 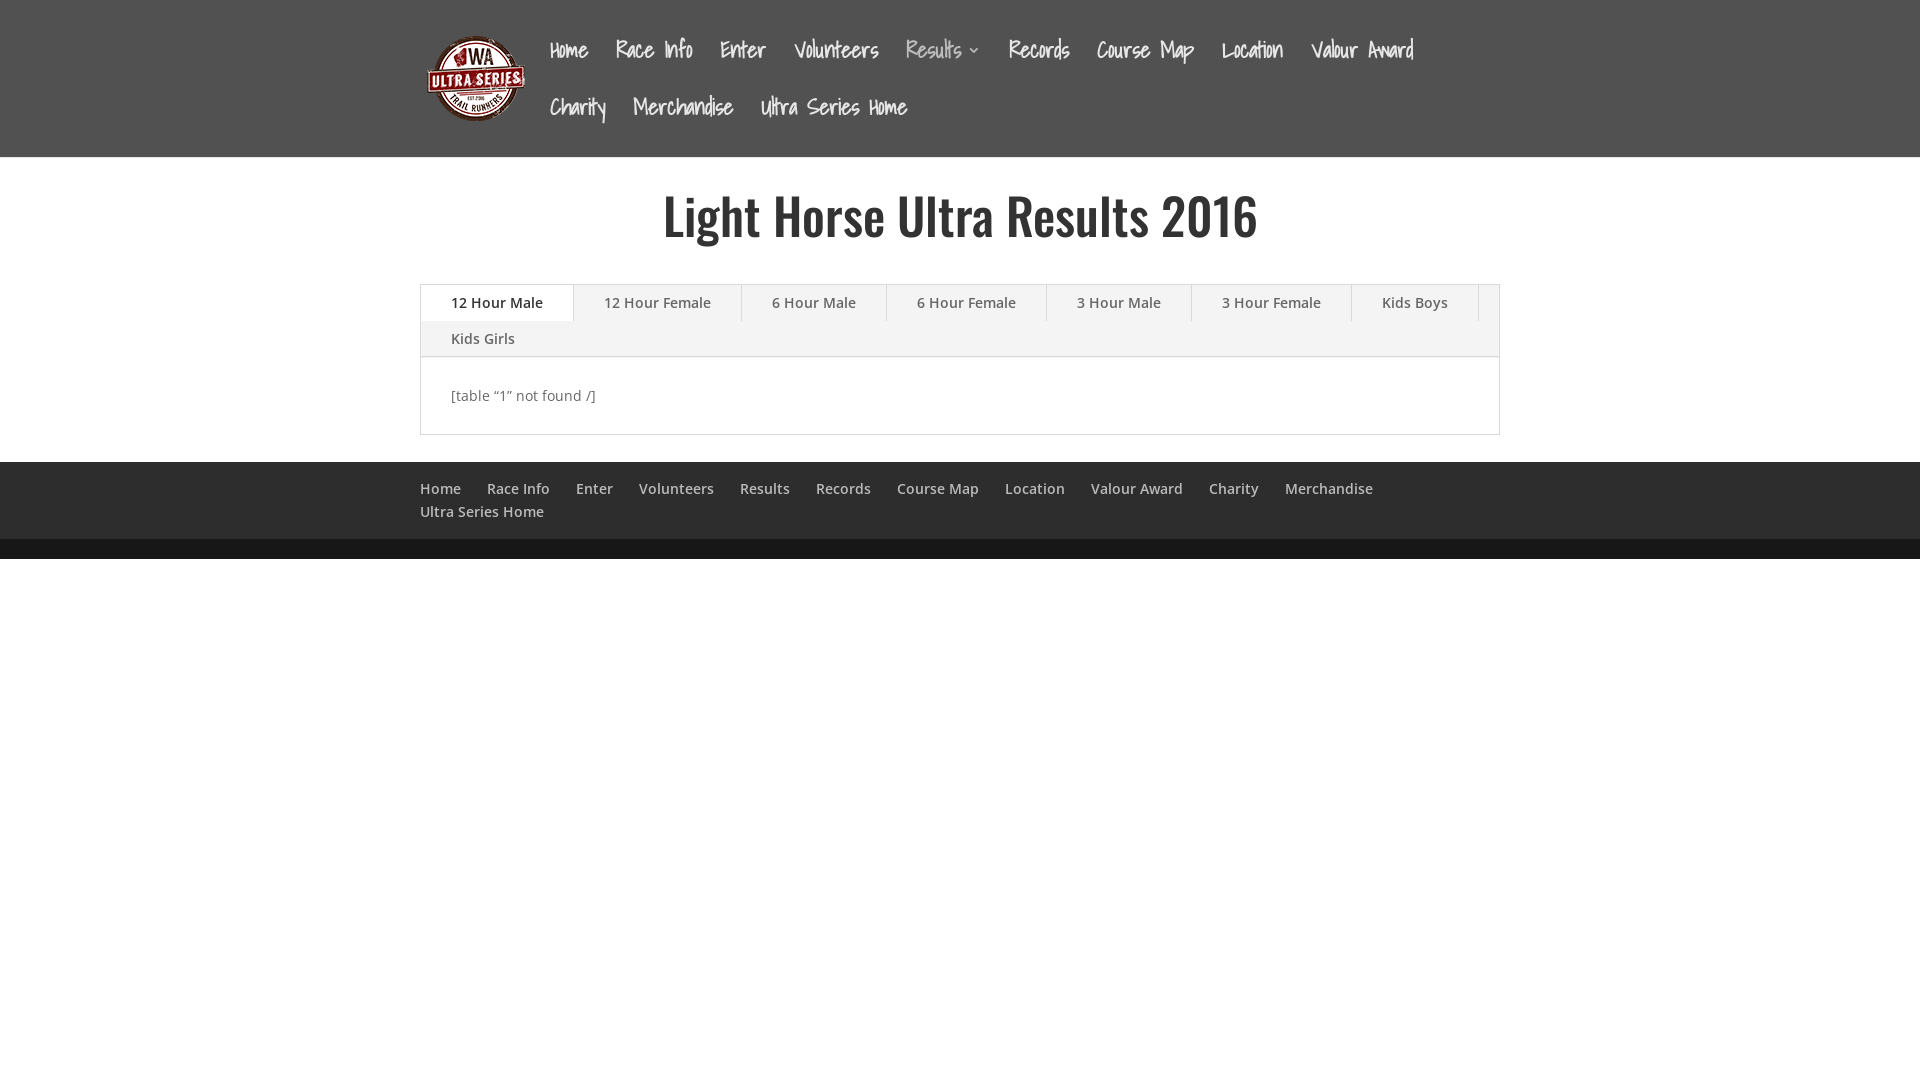 What do you see at coordinates (1117, 303) in the screenshot?
I see `'3 Hour Male'` at bounding box center [1117, 303].